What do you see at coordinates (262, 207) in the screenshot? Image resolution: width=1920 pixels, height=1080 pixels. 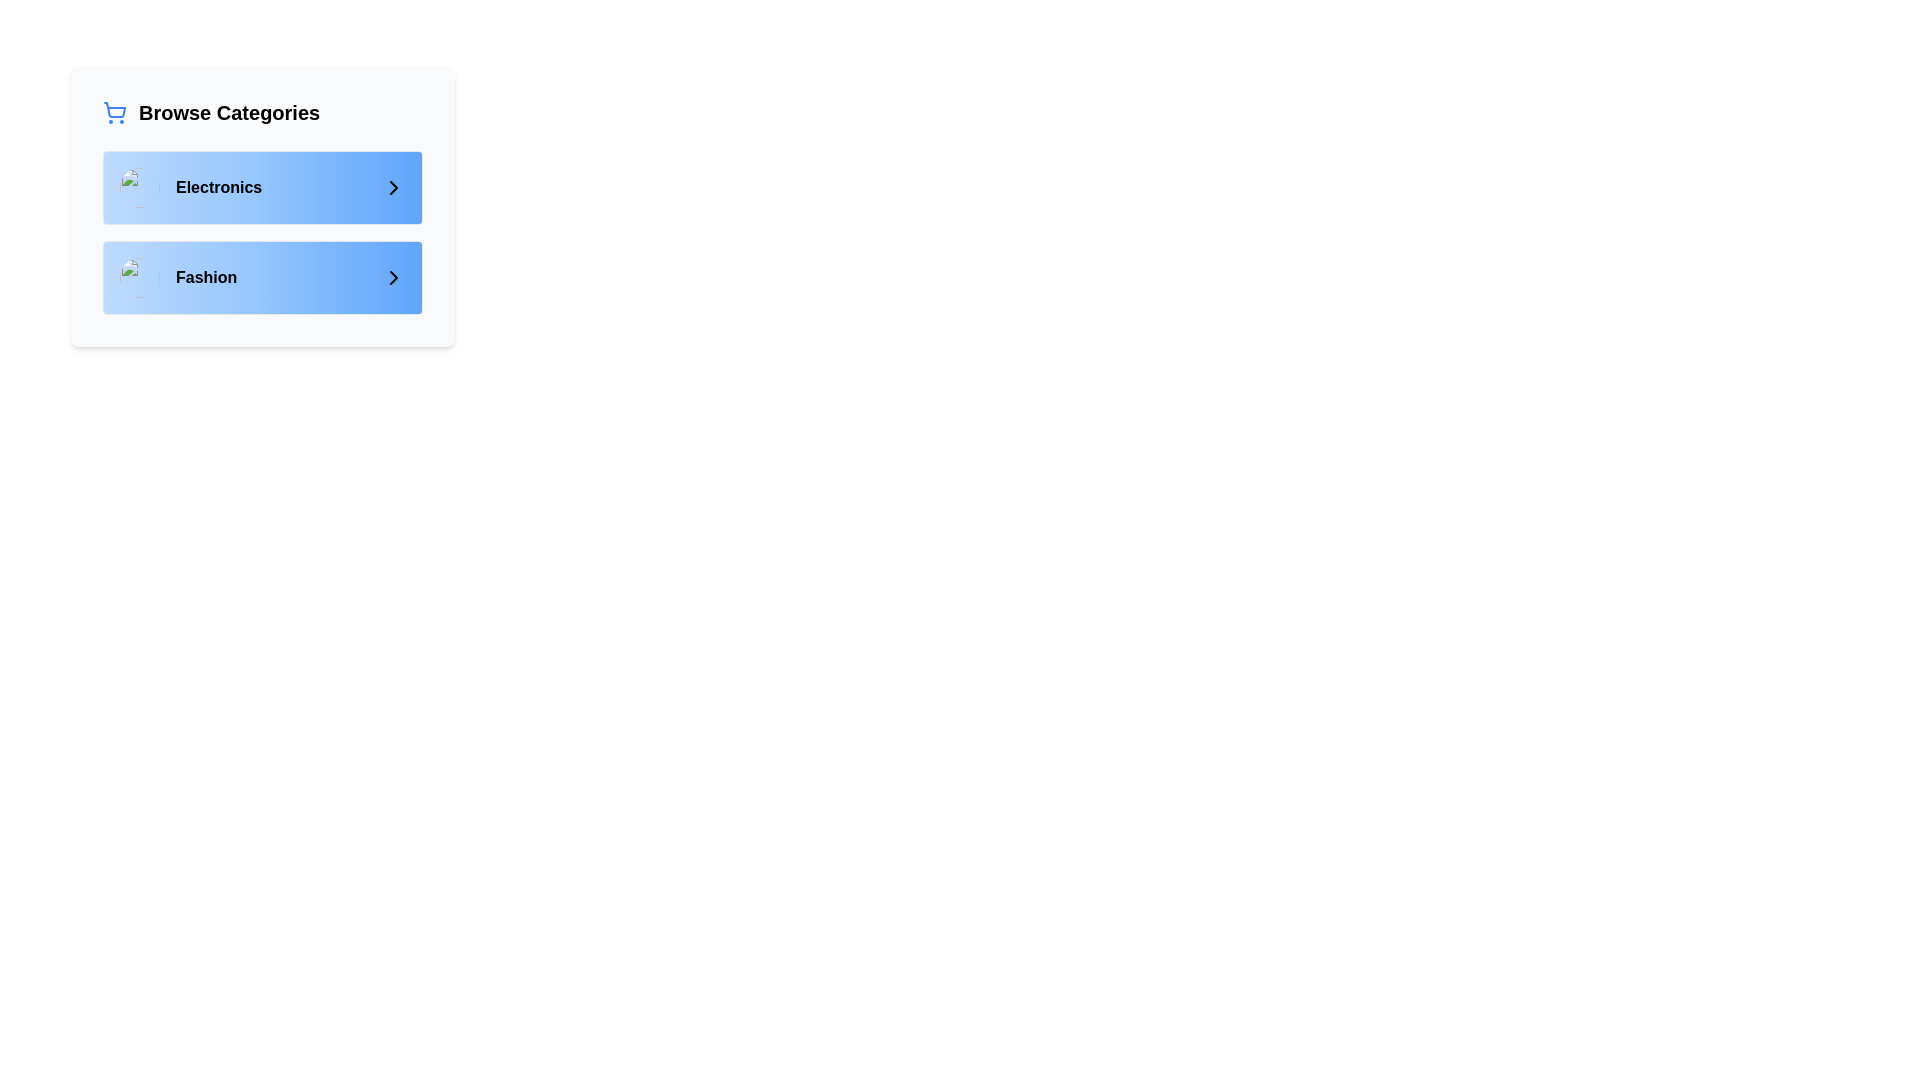 I see `the 'Electronics' category item row located within the 'Browse Categories' card` at bounding box center [262, 207].